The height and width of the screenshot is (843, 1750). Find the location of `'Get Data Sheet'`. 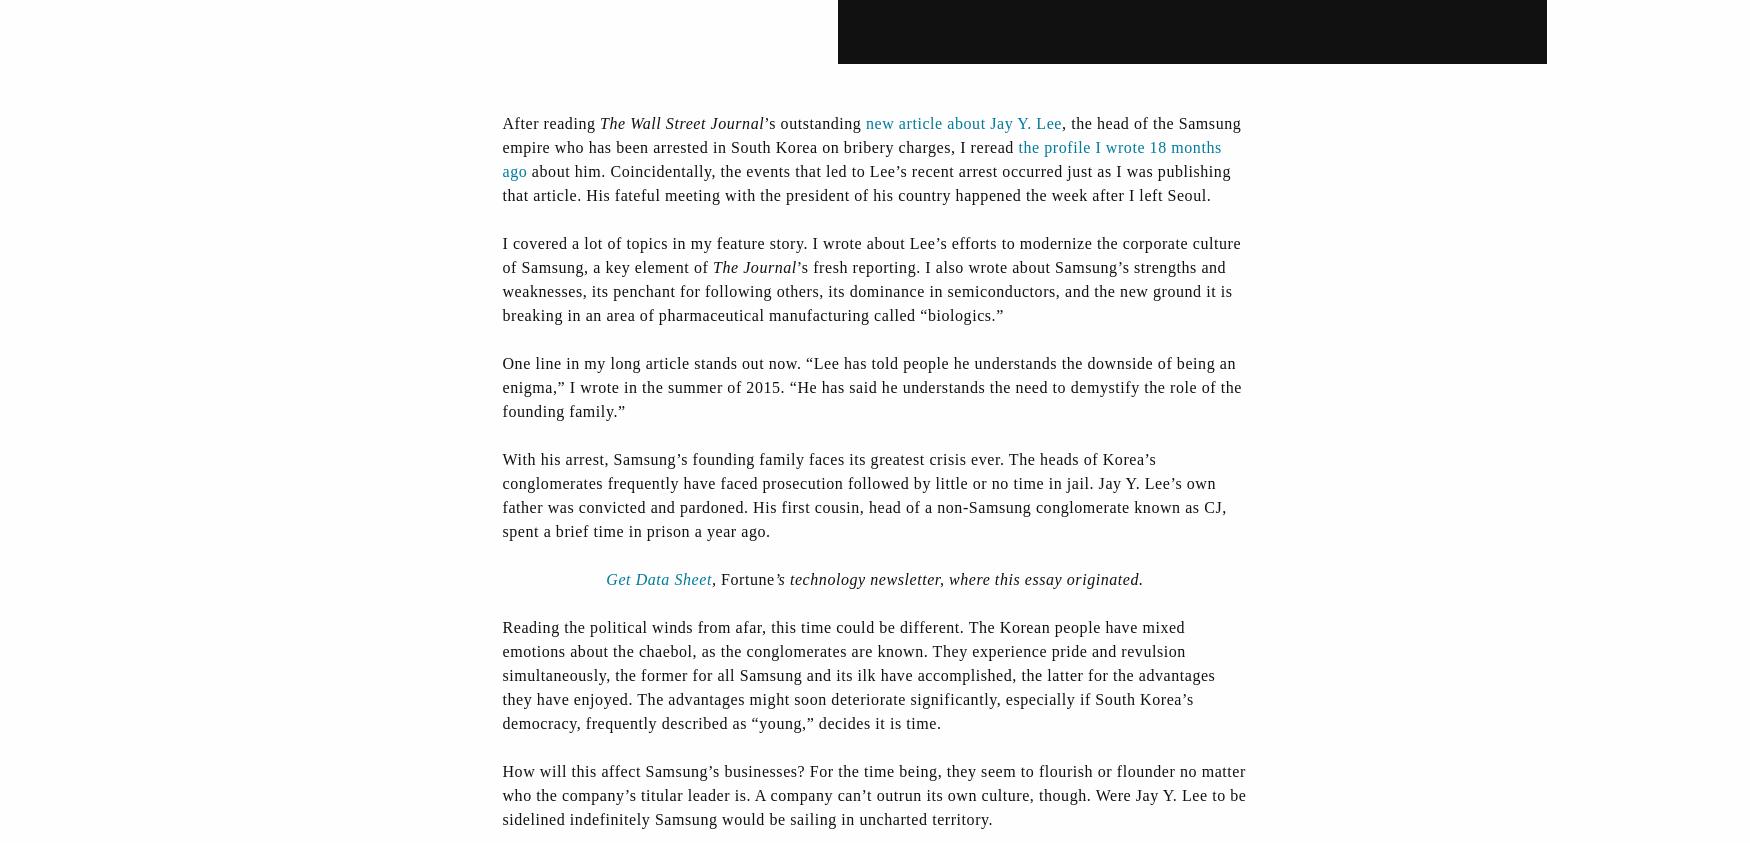

'Get Data Sheet' is located at coordinates (657, 578).